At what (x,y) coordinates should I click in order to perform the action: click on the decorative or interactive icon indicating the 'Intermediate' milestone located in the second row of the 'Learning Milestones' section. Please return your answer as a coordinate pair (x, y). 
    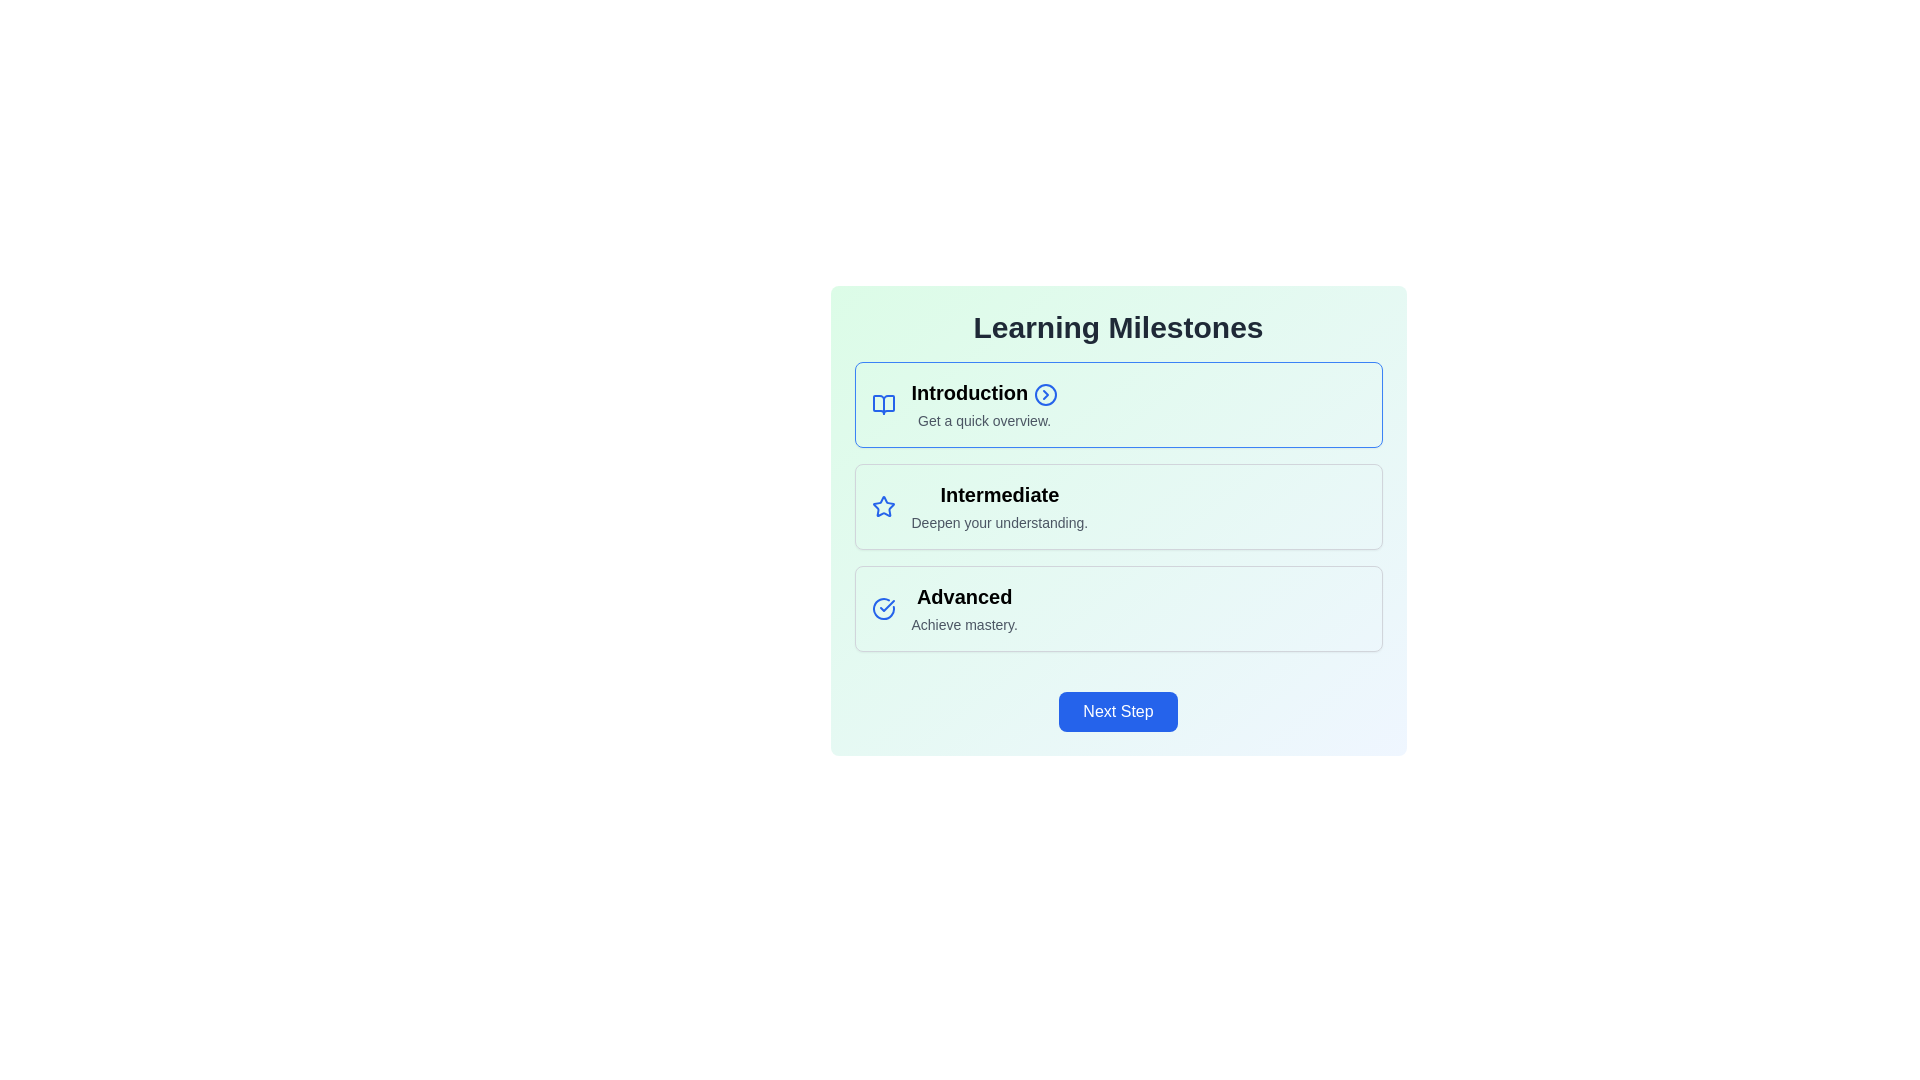
    Looking at the image, I should click on (882, 505).